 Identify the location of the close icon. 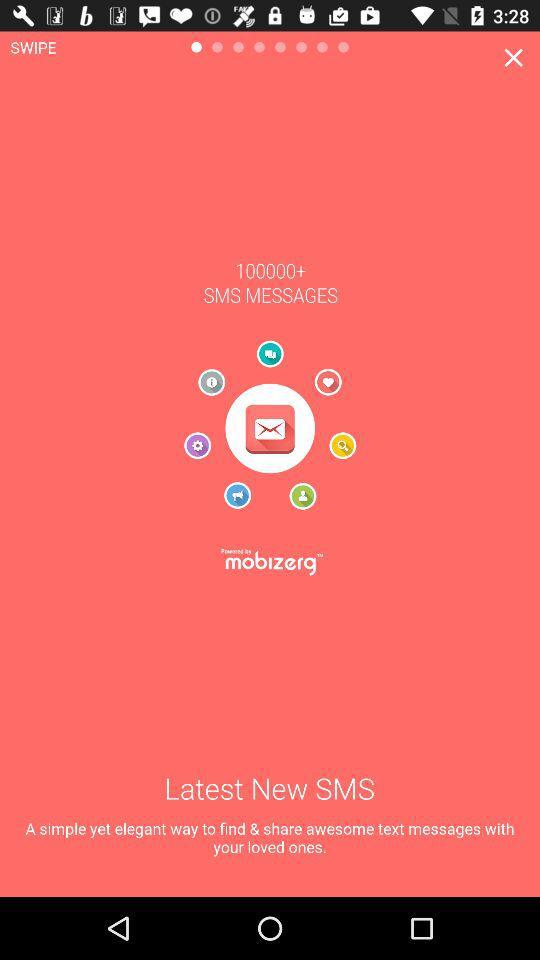
(513, 56).